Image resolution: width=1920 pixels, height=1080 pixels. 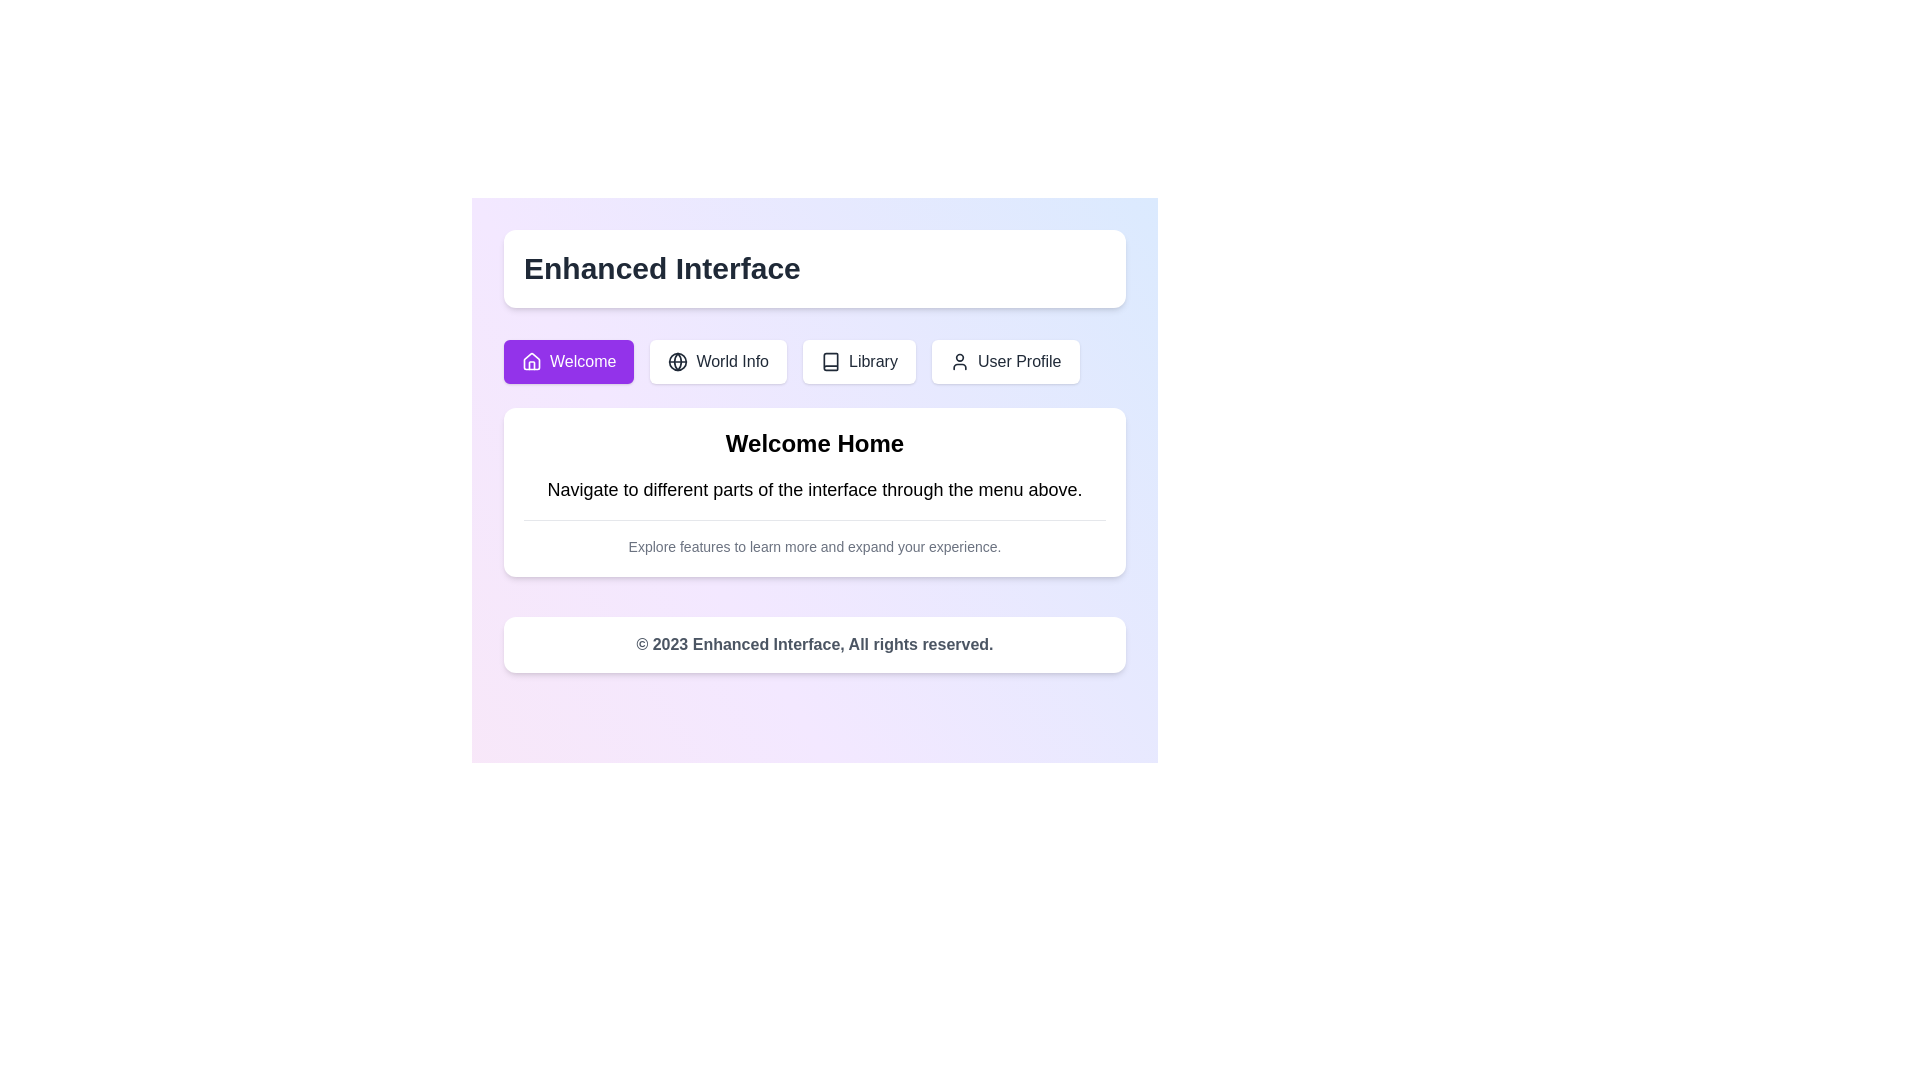 What do you see at coordinates (815, 442) in the screenshot?
I see `the 'Welcome Home' text label, which is a bold and prominent header at the top of the section containing textual information` at bounding box center [815, 442].